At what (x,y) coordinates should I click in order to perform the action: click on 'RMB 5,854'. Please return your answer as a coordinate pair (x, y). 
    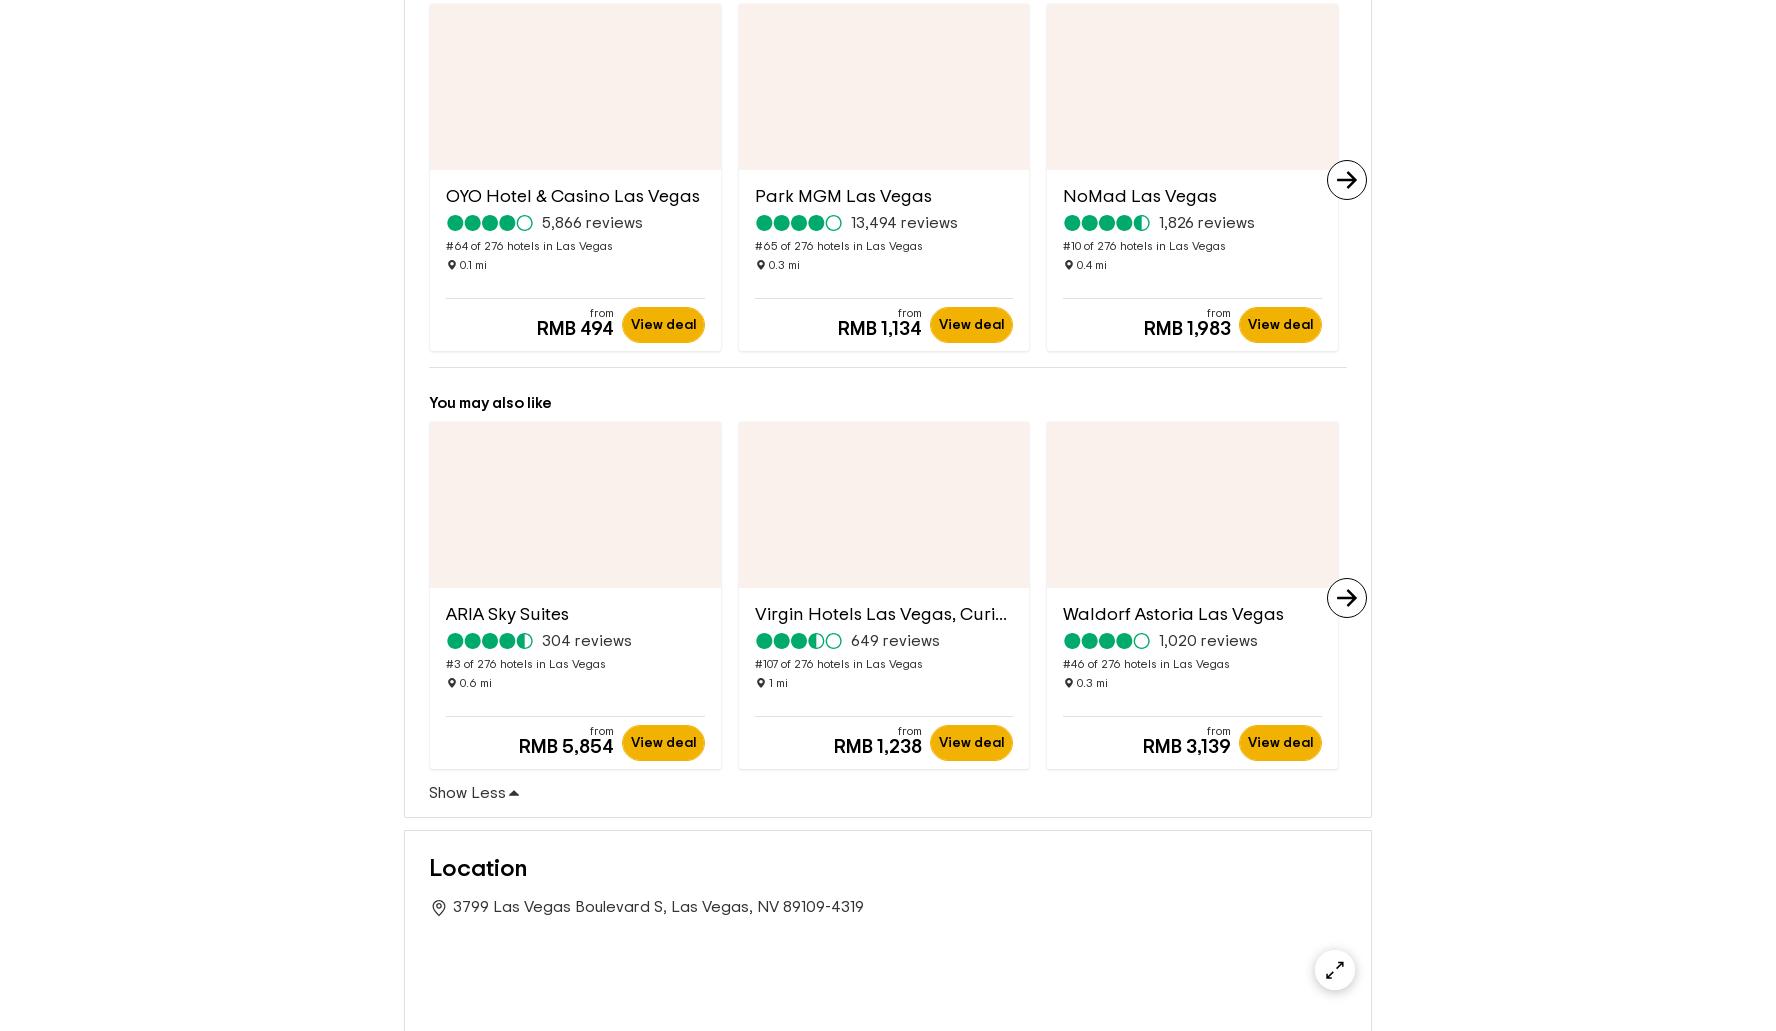
    Looking at the image, I should click on (565, 714).